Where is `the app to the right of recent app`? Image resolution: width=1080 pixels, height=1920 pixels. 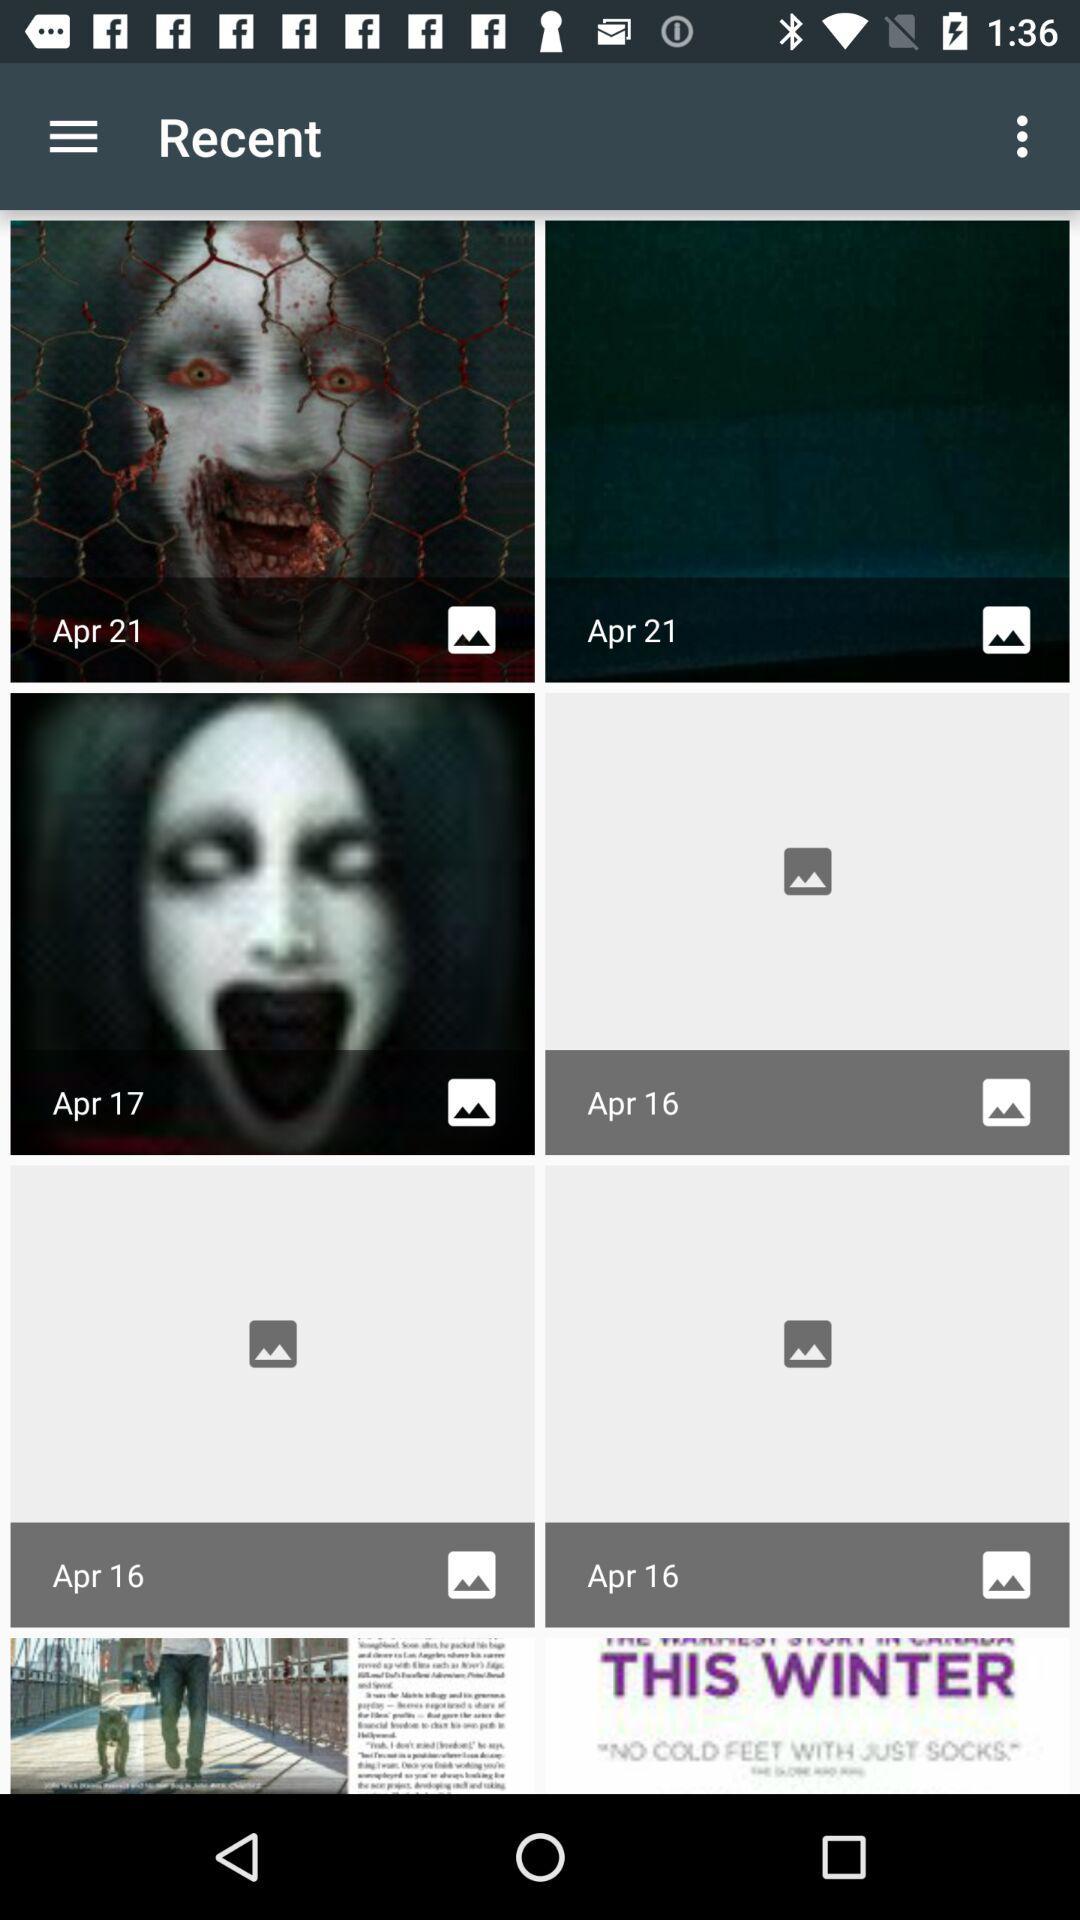 the app to the right of recent app is located at coordinates (1027, 135).